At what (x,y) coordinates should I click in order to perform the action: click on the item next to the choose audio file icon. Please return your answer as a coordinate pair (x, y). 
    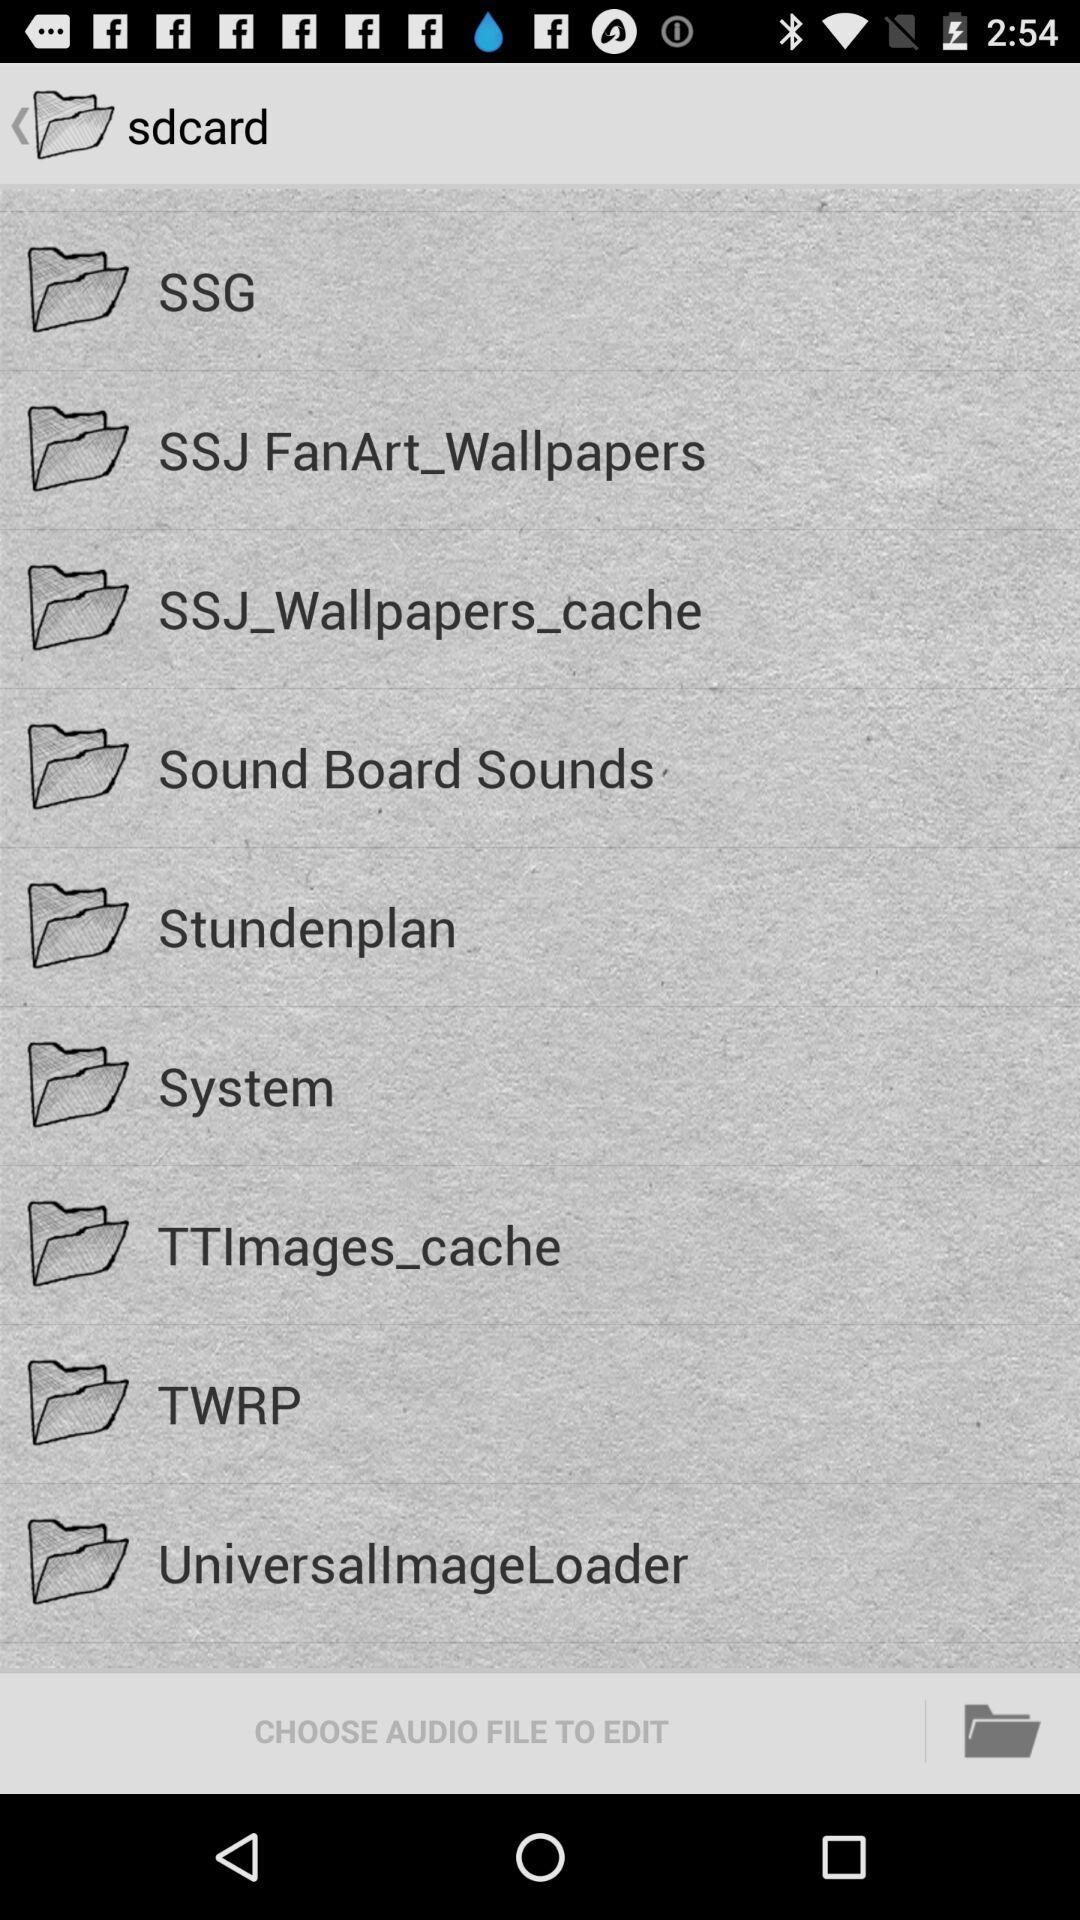
    Looking at the image, I should click on (1003, 1730).